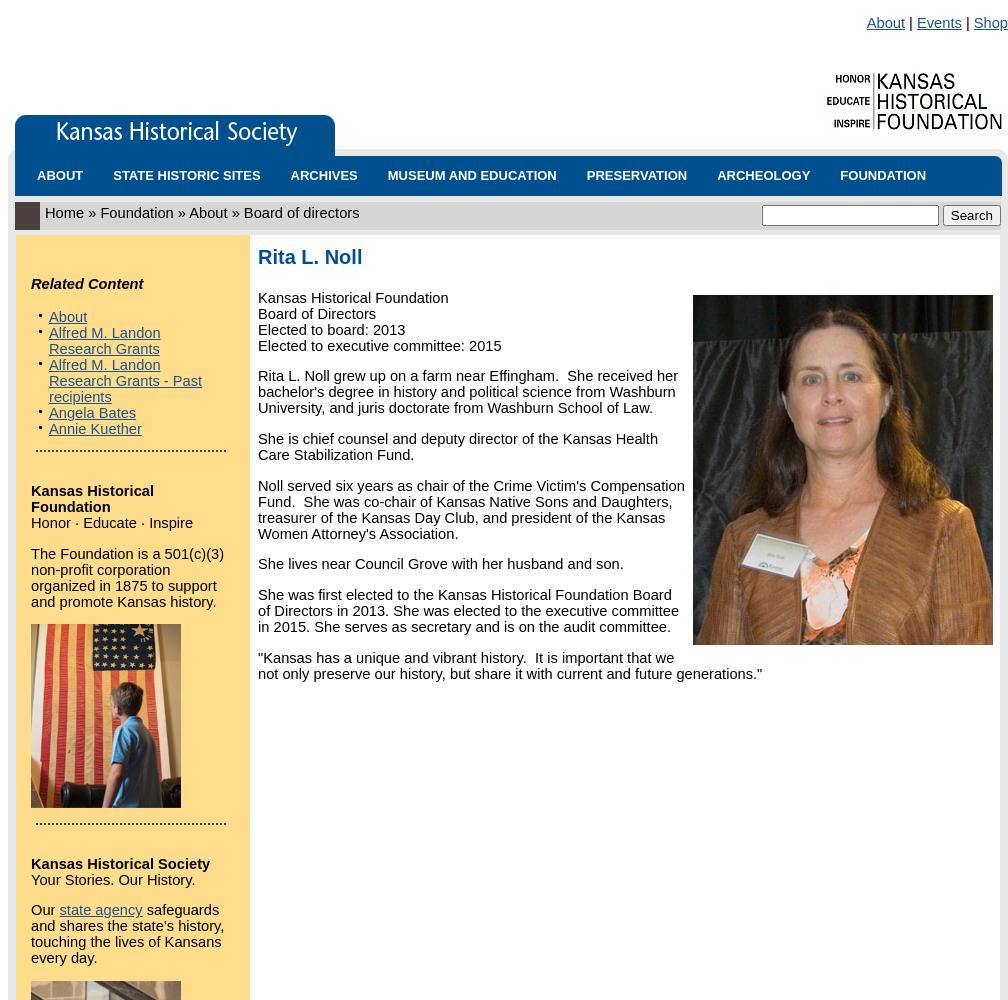  I want to click on 'Rita L. Noll', so click(309, 257).